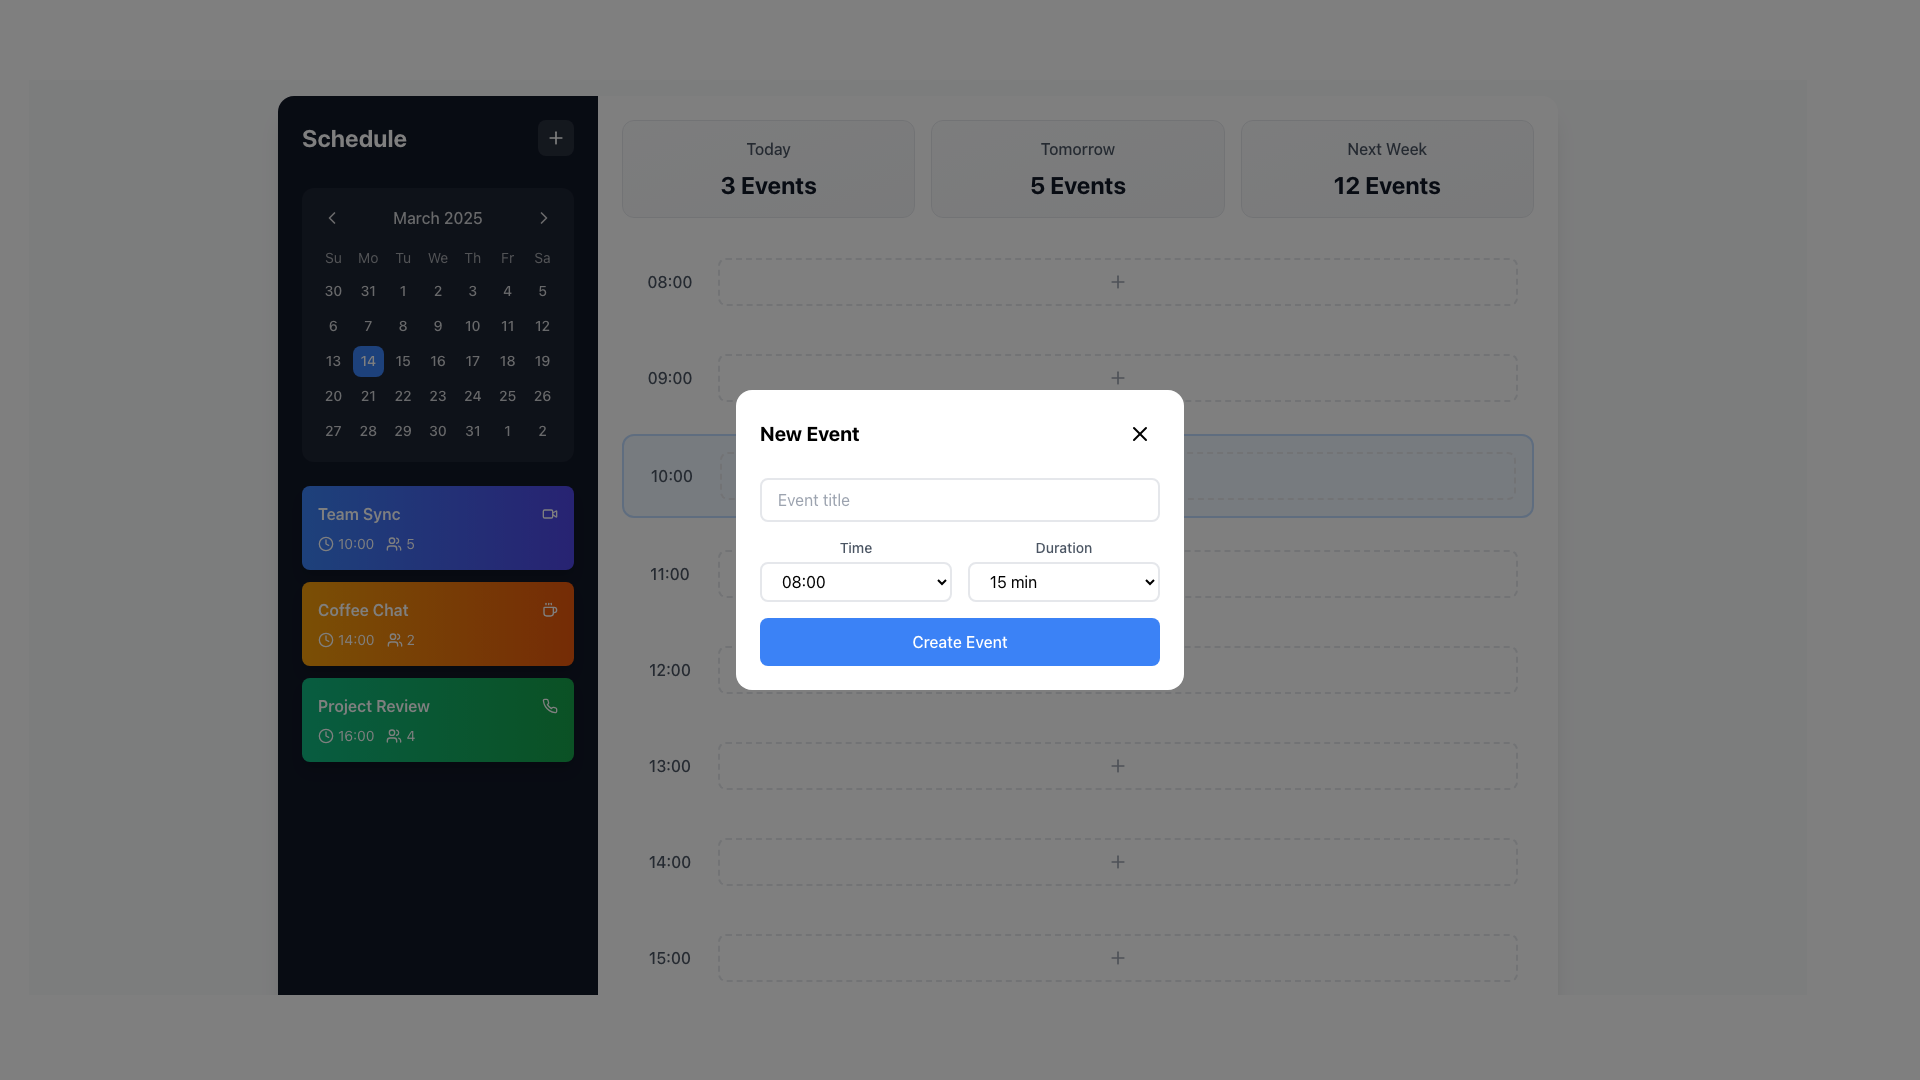 The width and height of the screenshot is (1920, 1080). Describe the element at coordinates (368, 361) in the screenshot. I see `the button representing the 14th day of the calendar month` at that location.